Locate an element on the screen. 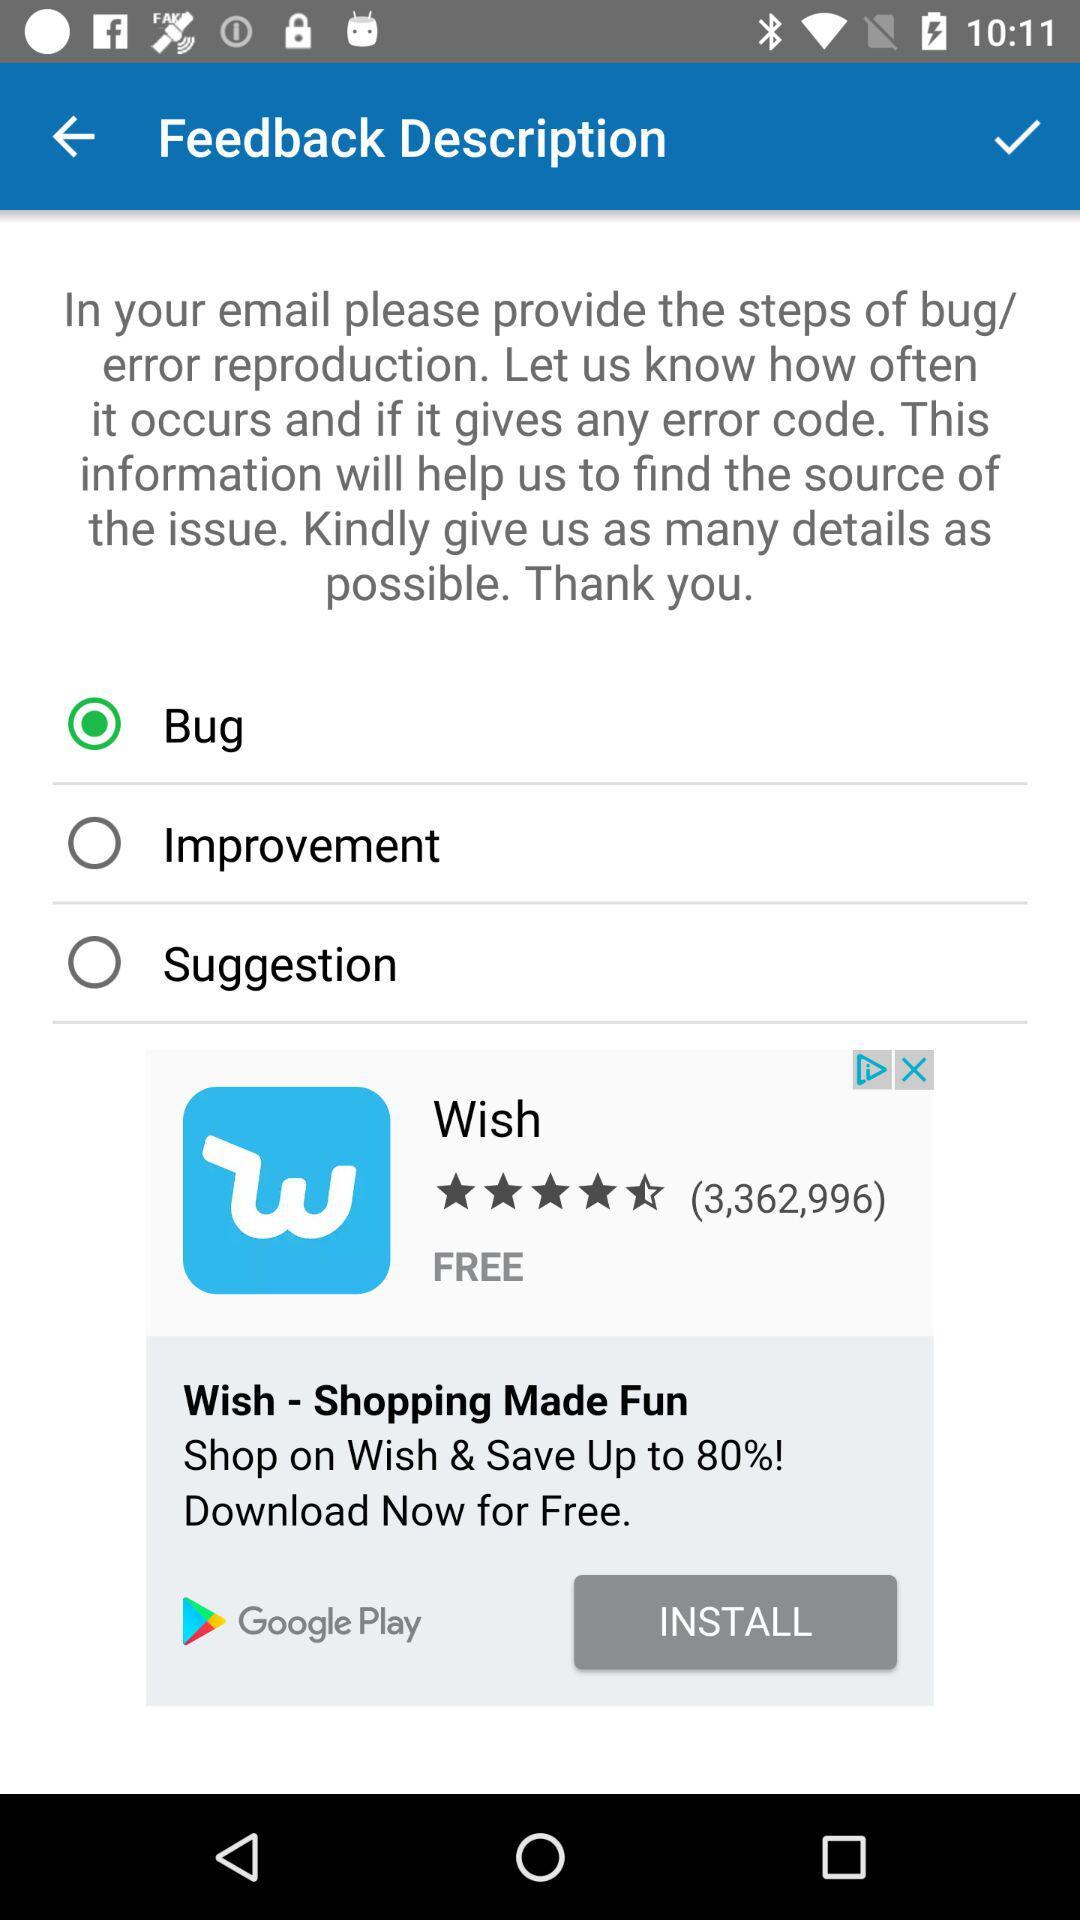 Image resolution: width=1080 pixels, height=1920 pixels. advertisement is located at coordinates (540, 1377).